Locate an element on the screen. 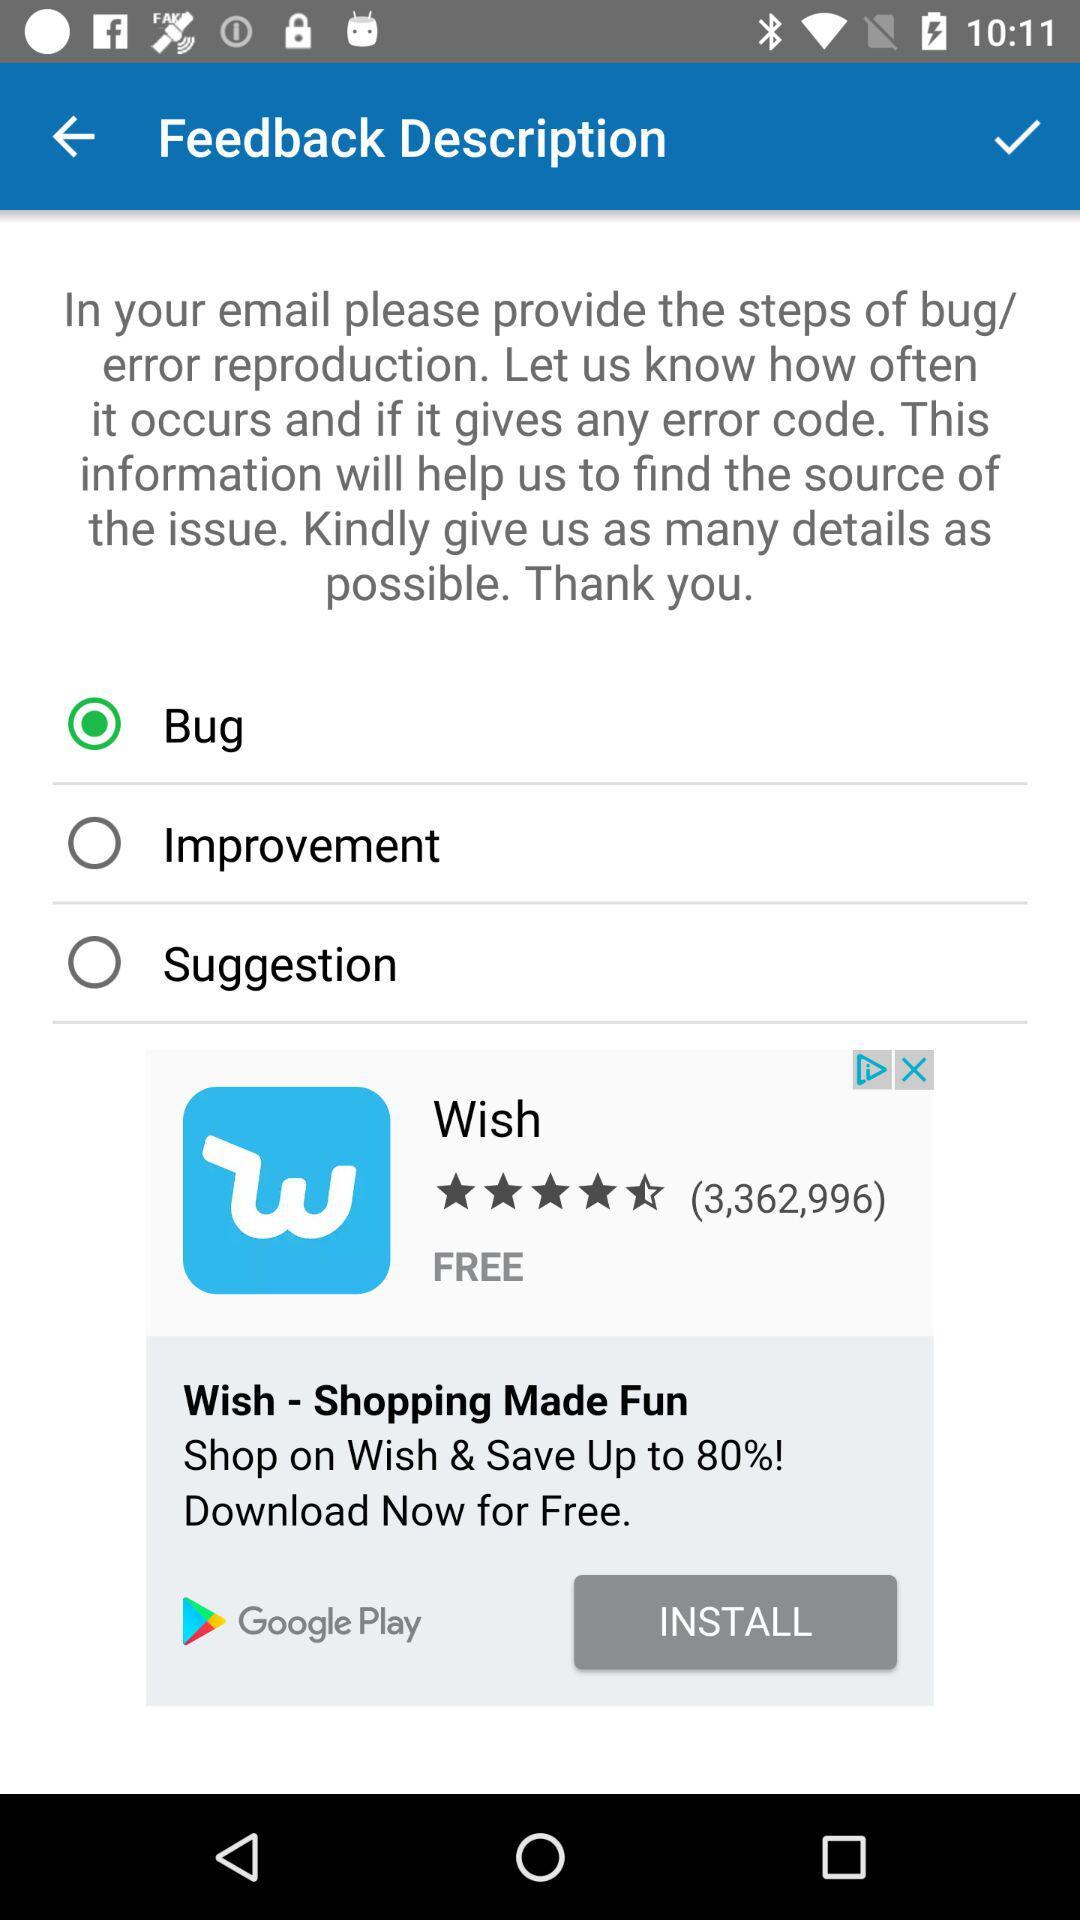 Image resolution: width=1080 pixels, height=1920 pixels. advertisement is located at coordinates (540, 1377).